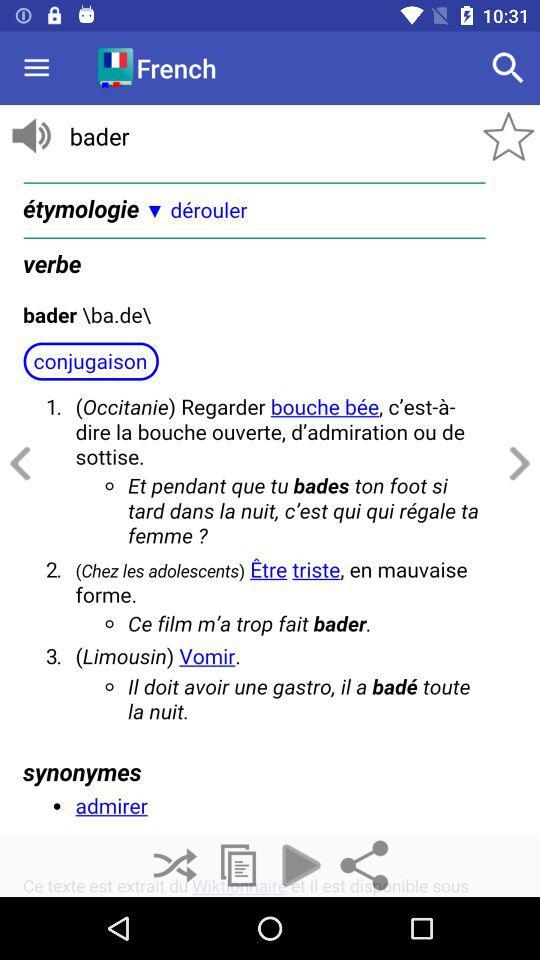 This screenshot has height=960, width=540. I want to click on the star icon, so click(508, 135).